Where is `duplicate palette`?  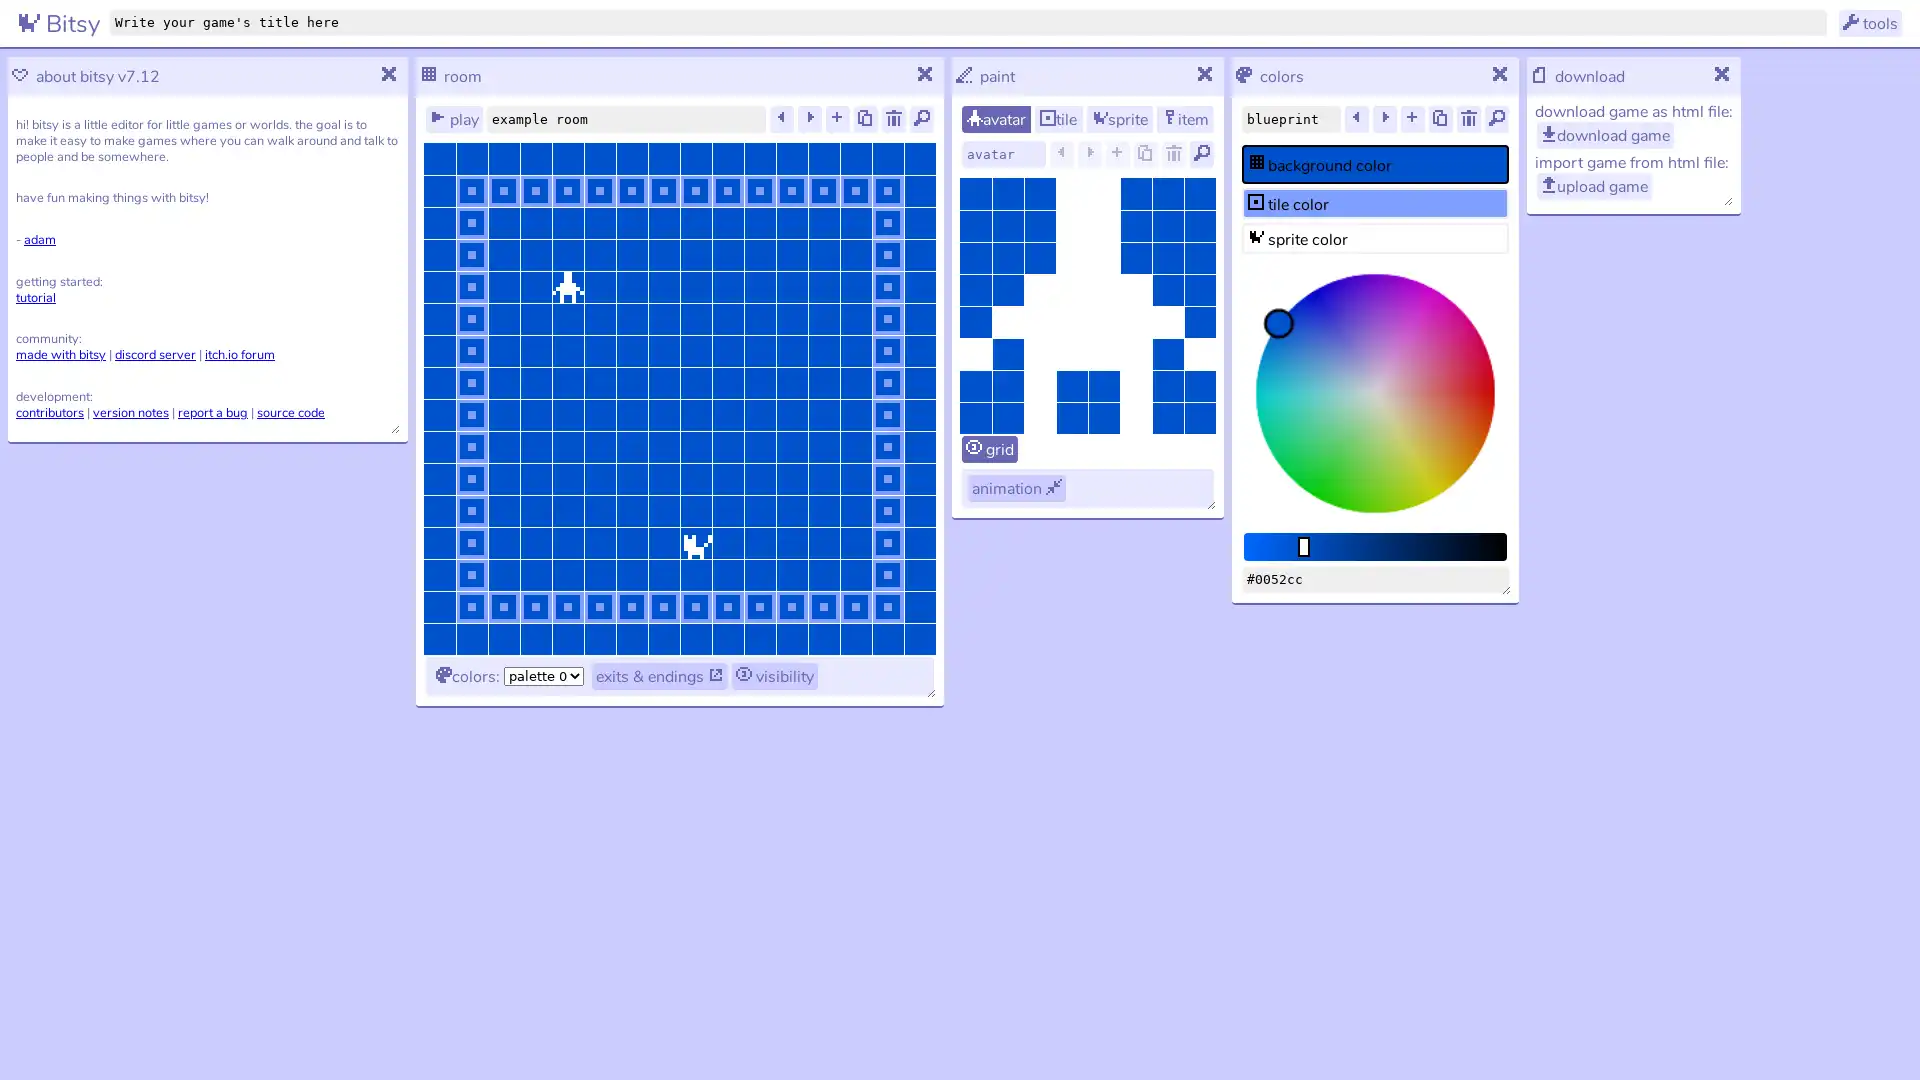 duplicate palette is located at coordinates (1440, 119).